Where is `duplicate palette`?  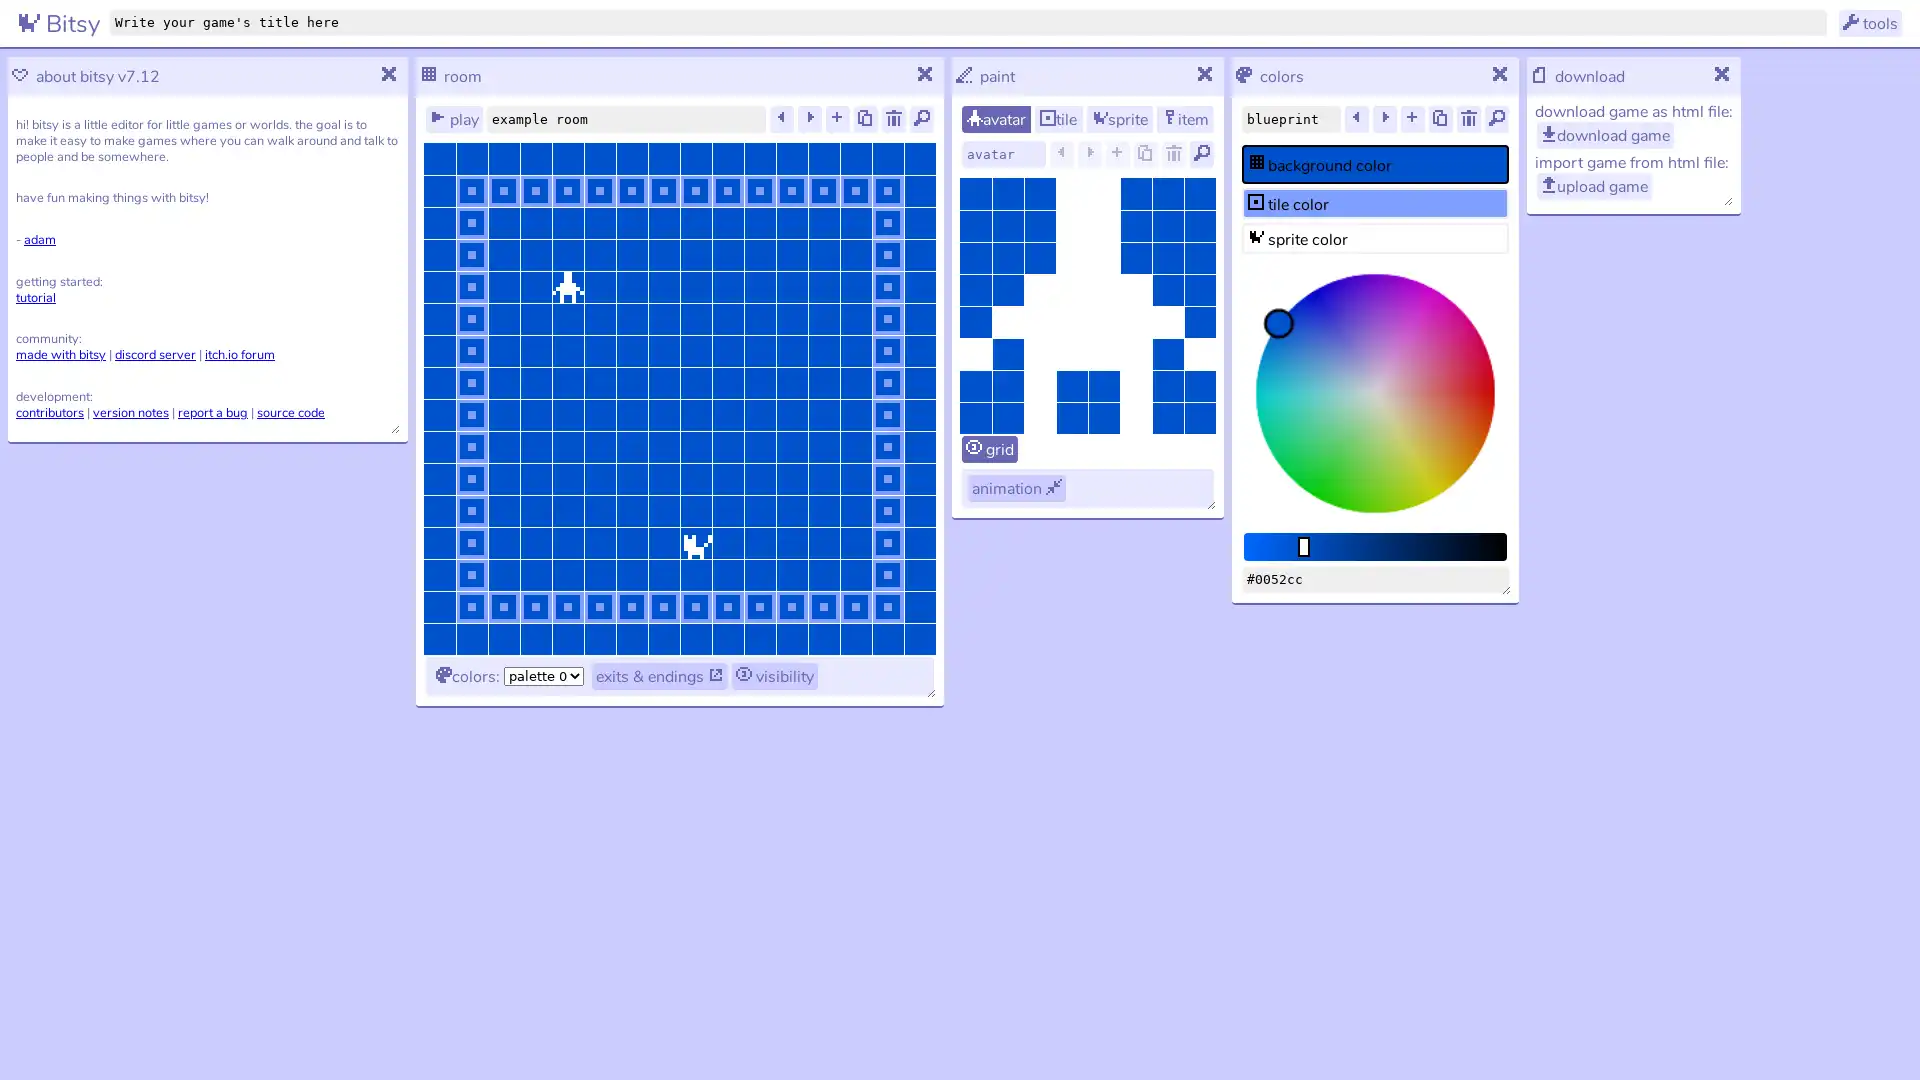 duplicate palette is located at coordinates (1440, 119).